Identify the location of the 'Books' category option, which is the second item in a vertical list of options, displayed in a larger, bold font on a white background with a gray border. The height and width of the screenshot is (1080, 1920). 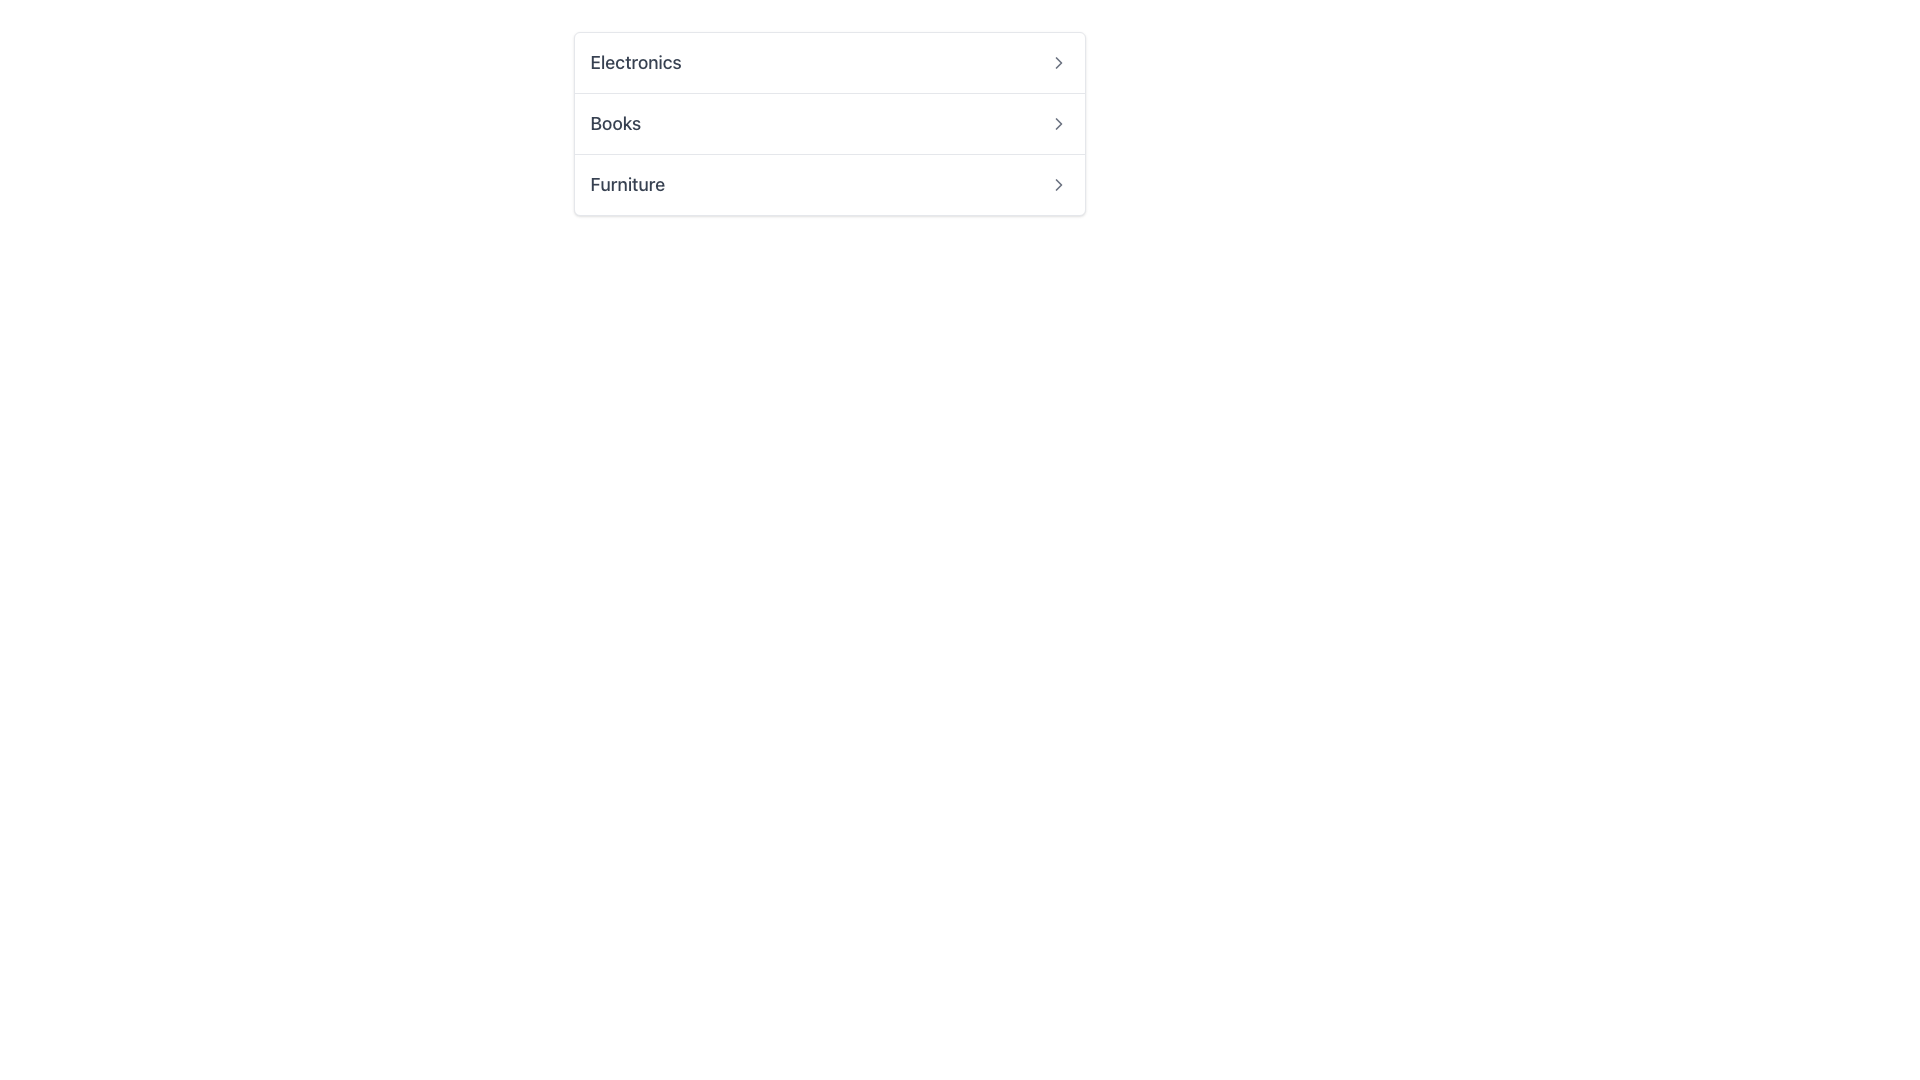
(829, 123).